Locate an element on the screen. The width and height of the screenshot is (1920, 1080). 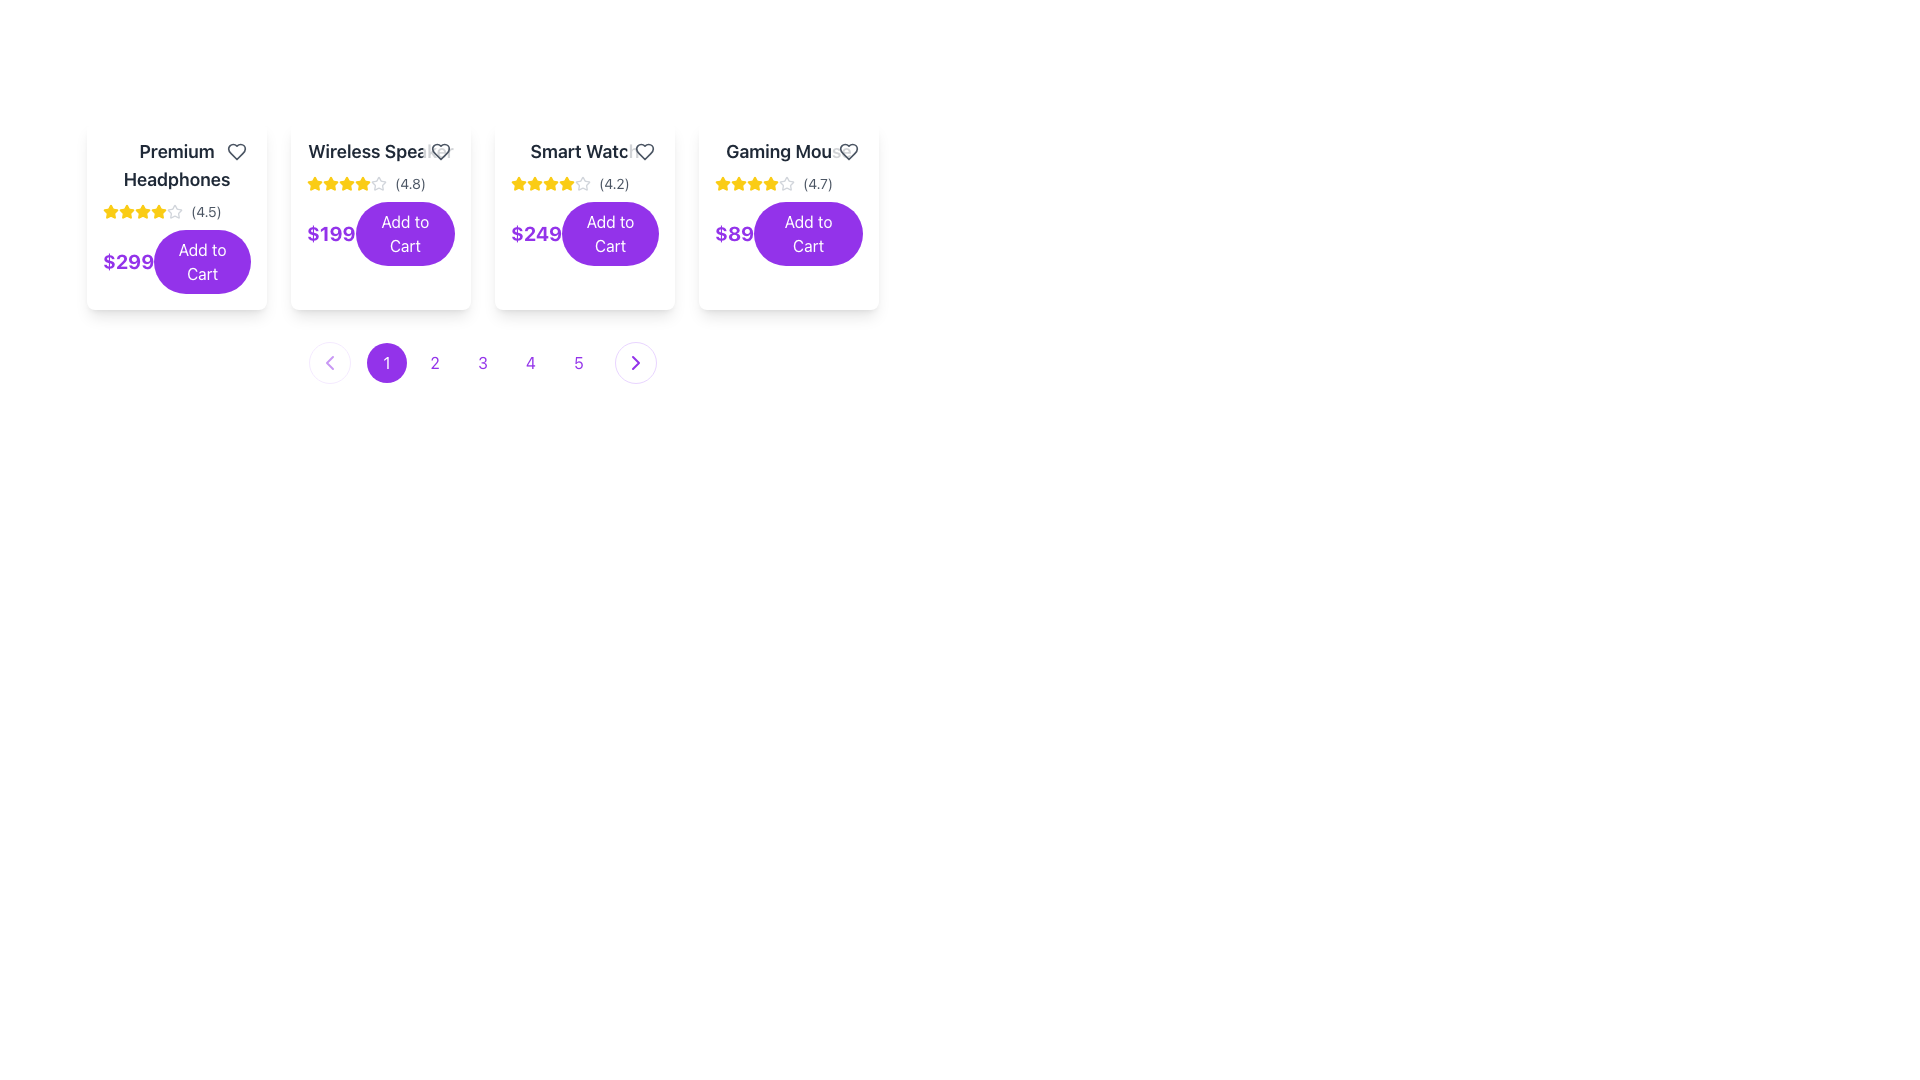
the 'Add to Cart' button located at the bottom center of the second card item in a horizontally arranged list is located at coordinates (380, 201).